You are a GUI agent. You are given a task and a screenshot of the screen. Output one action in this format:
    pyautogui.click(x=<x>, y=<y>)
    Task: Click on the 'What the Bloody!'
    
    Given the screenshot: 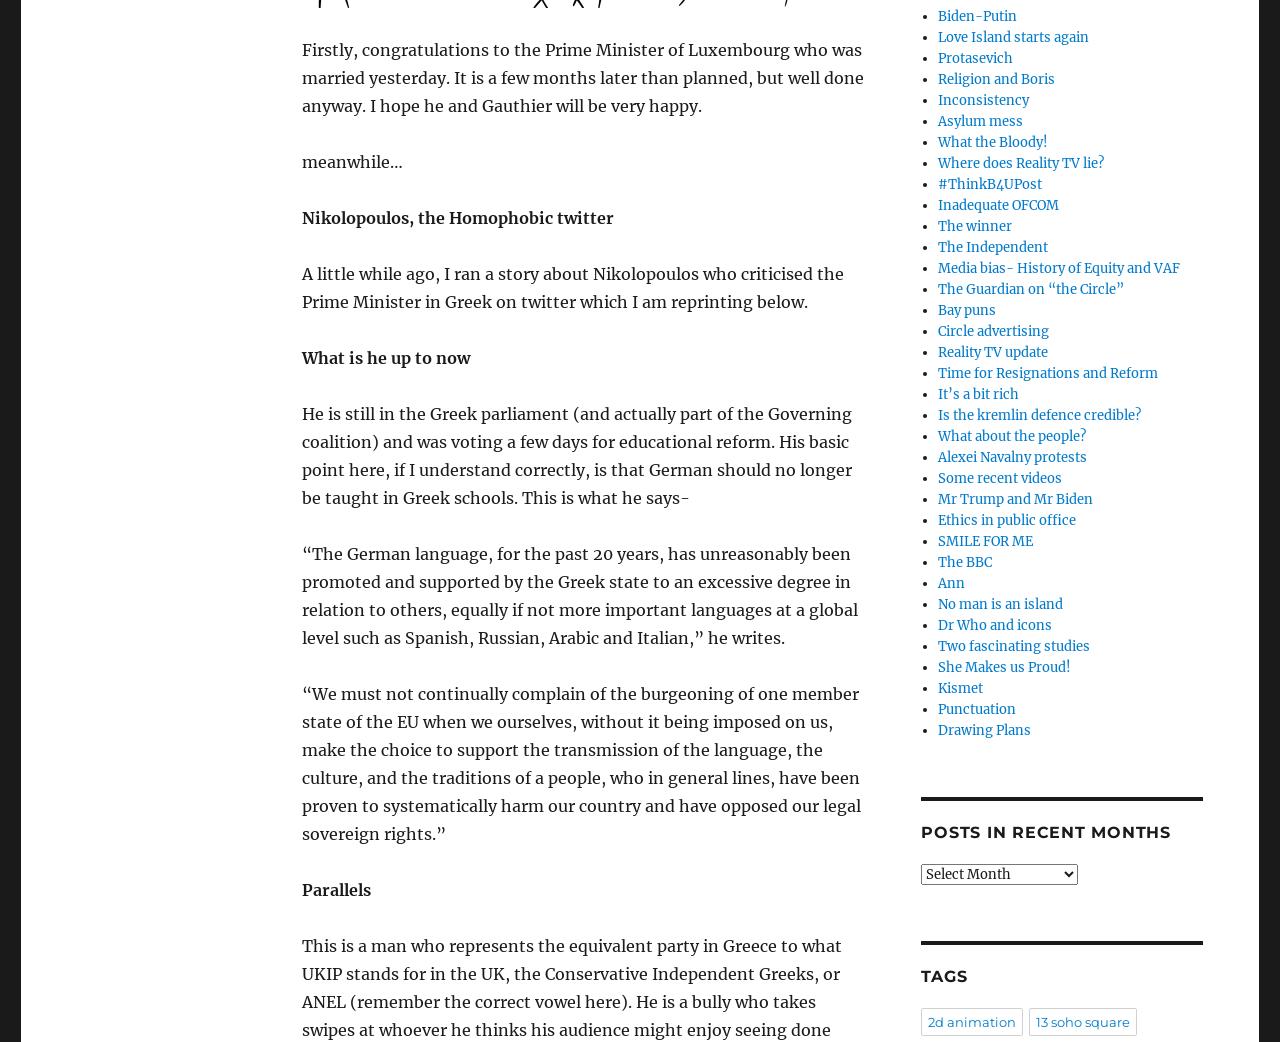 What is the action you would take?
    pyautogui.click(x=992, y=142)
    